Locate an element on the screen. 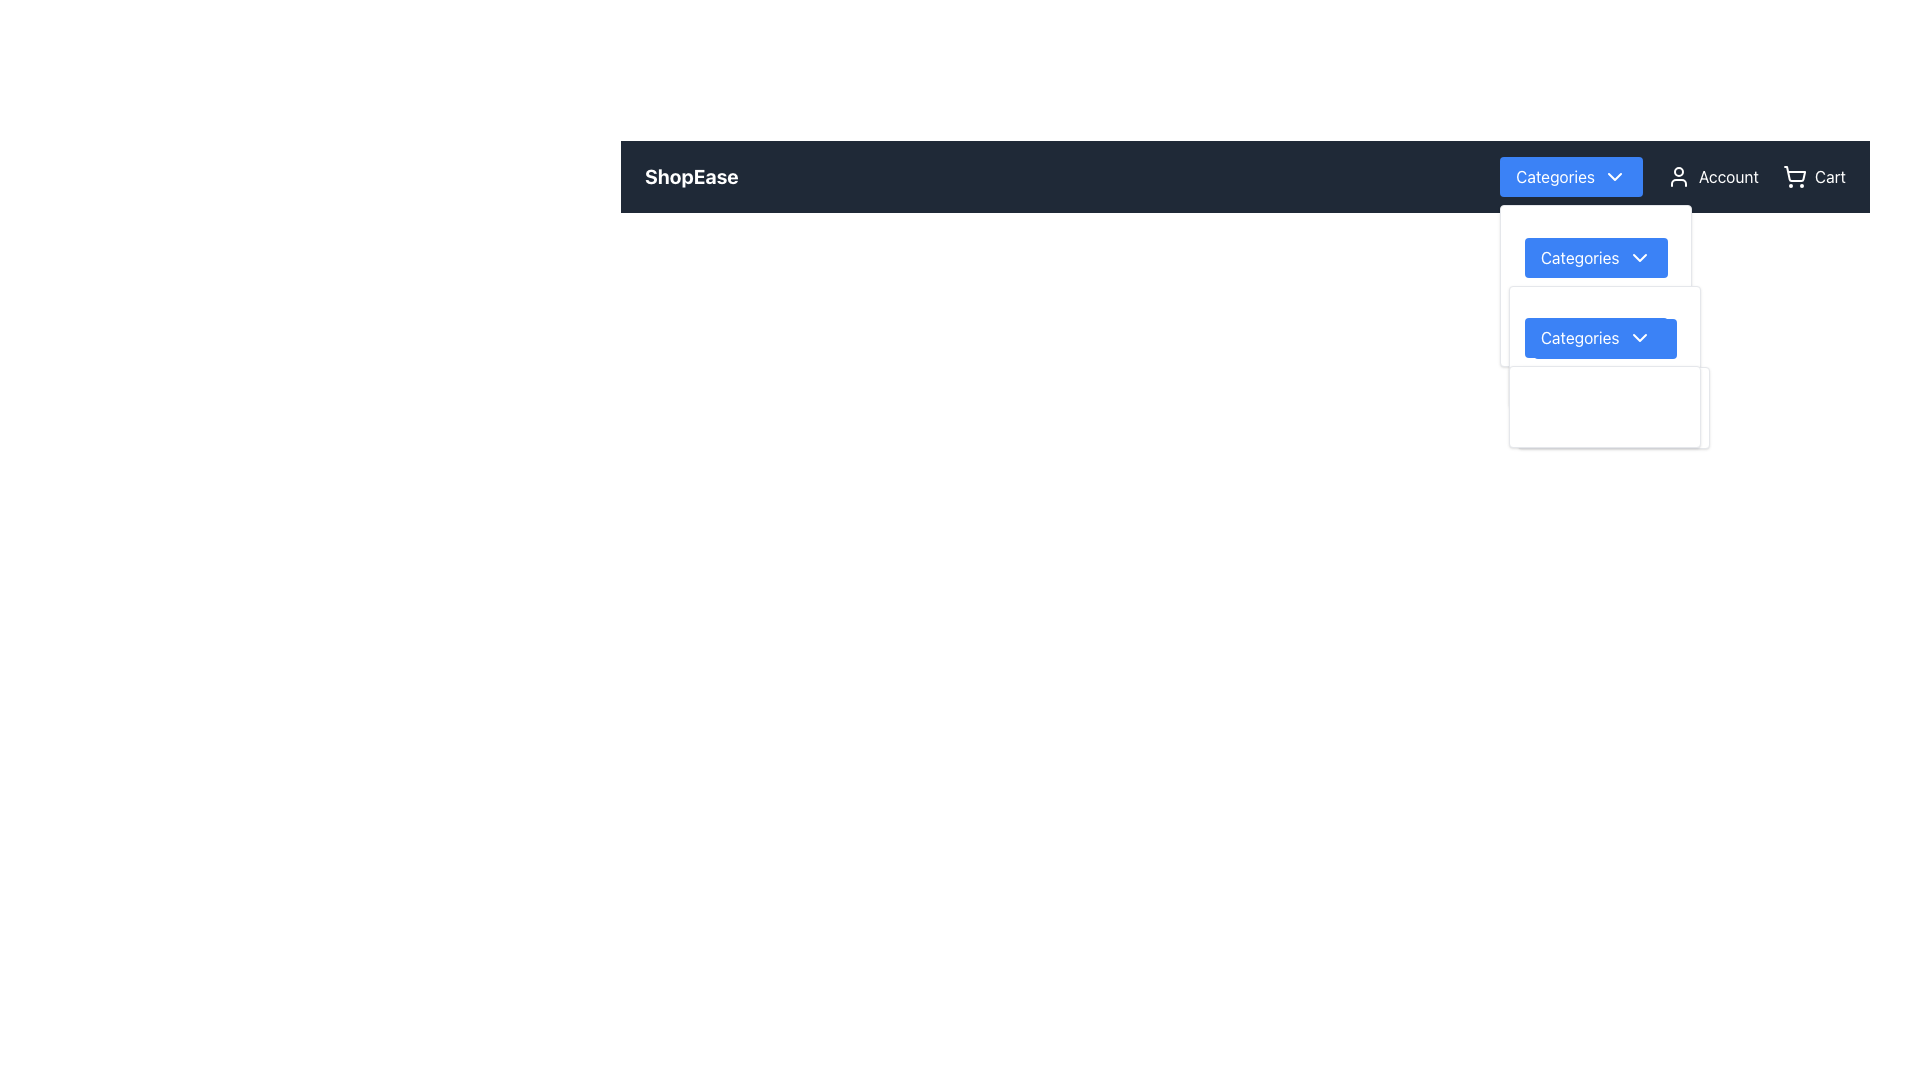 The image size is (1920, 1080). the shopping cart icon located on the far right of the top navigation bar is located at coordinates (1794, 176).